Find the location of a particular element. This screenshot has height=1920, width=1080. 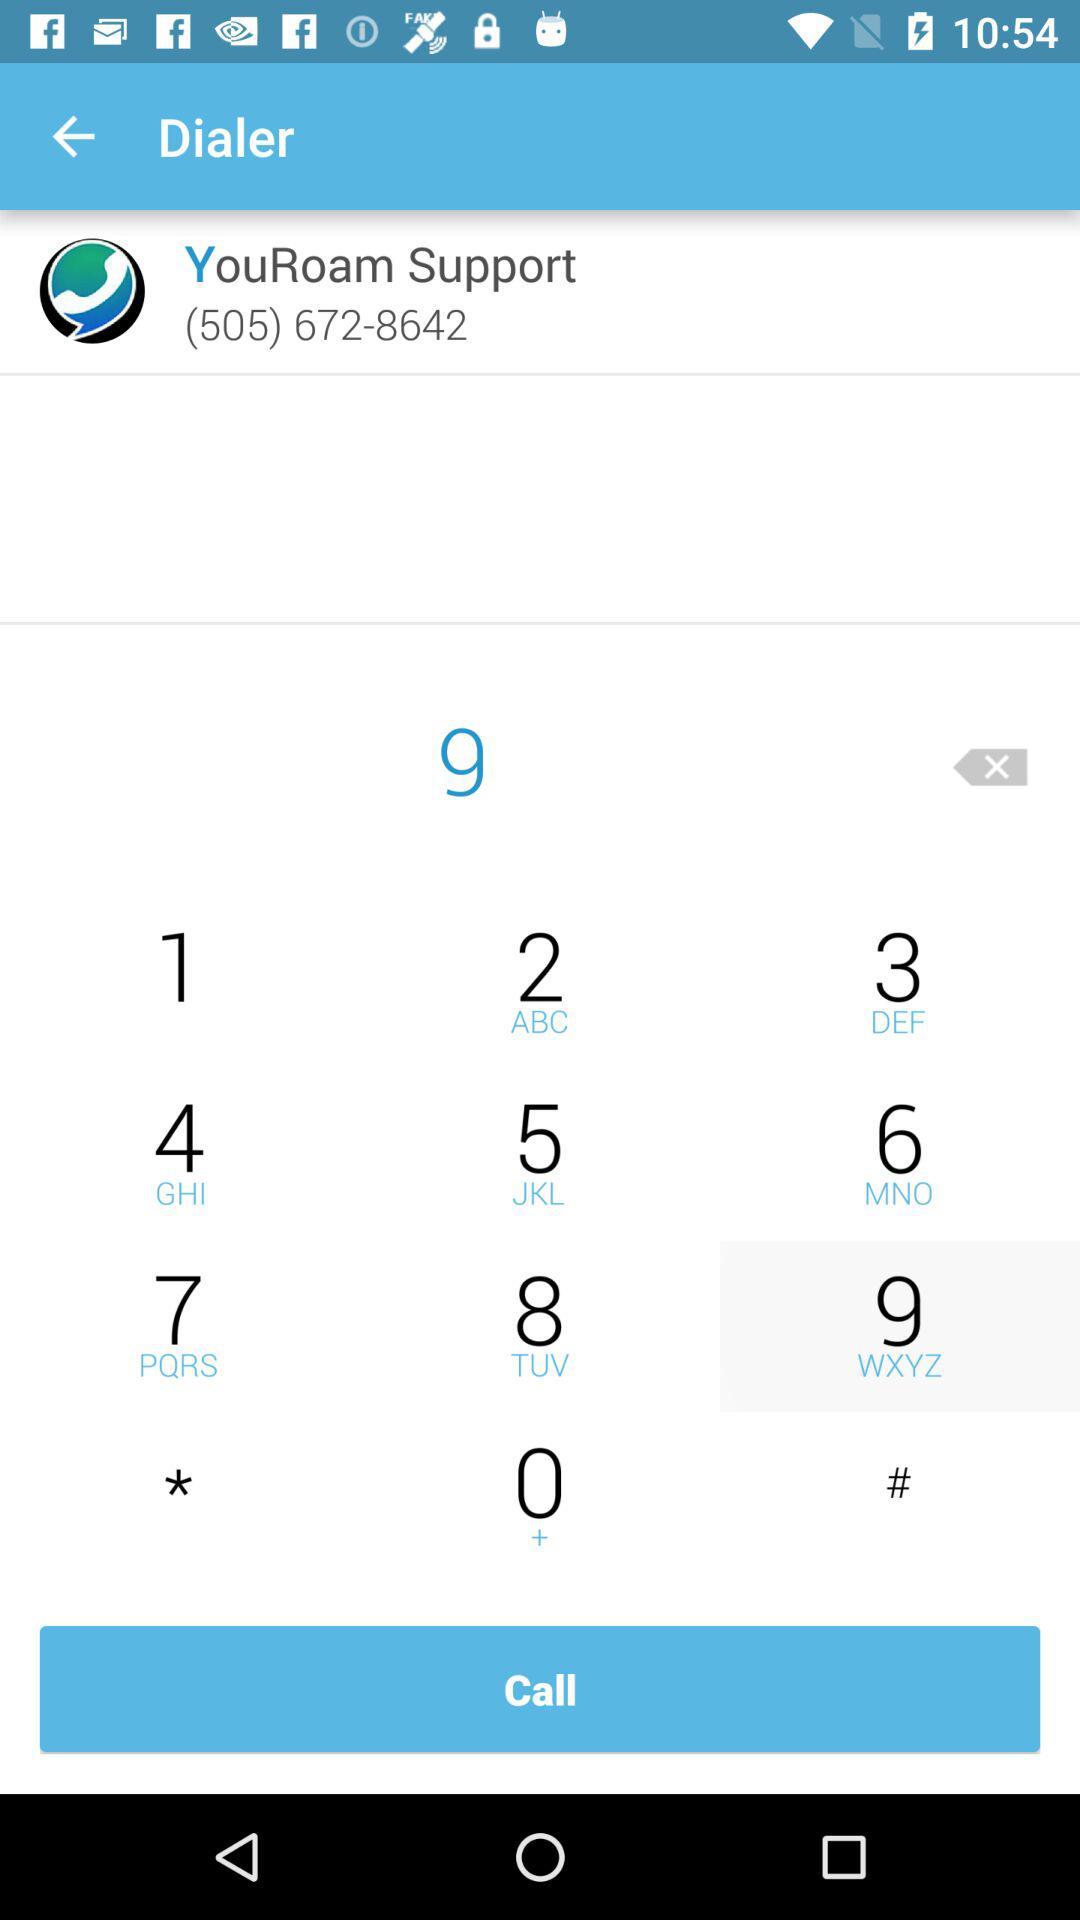

the swap icon is located at coordinates (540, 1498).